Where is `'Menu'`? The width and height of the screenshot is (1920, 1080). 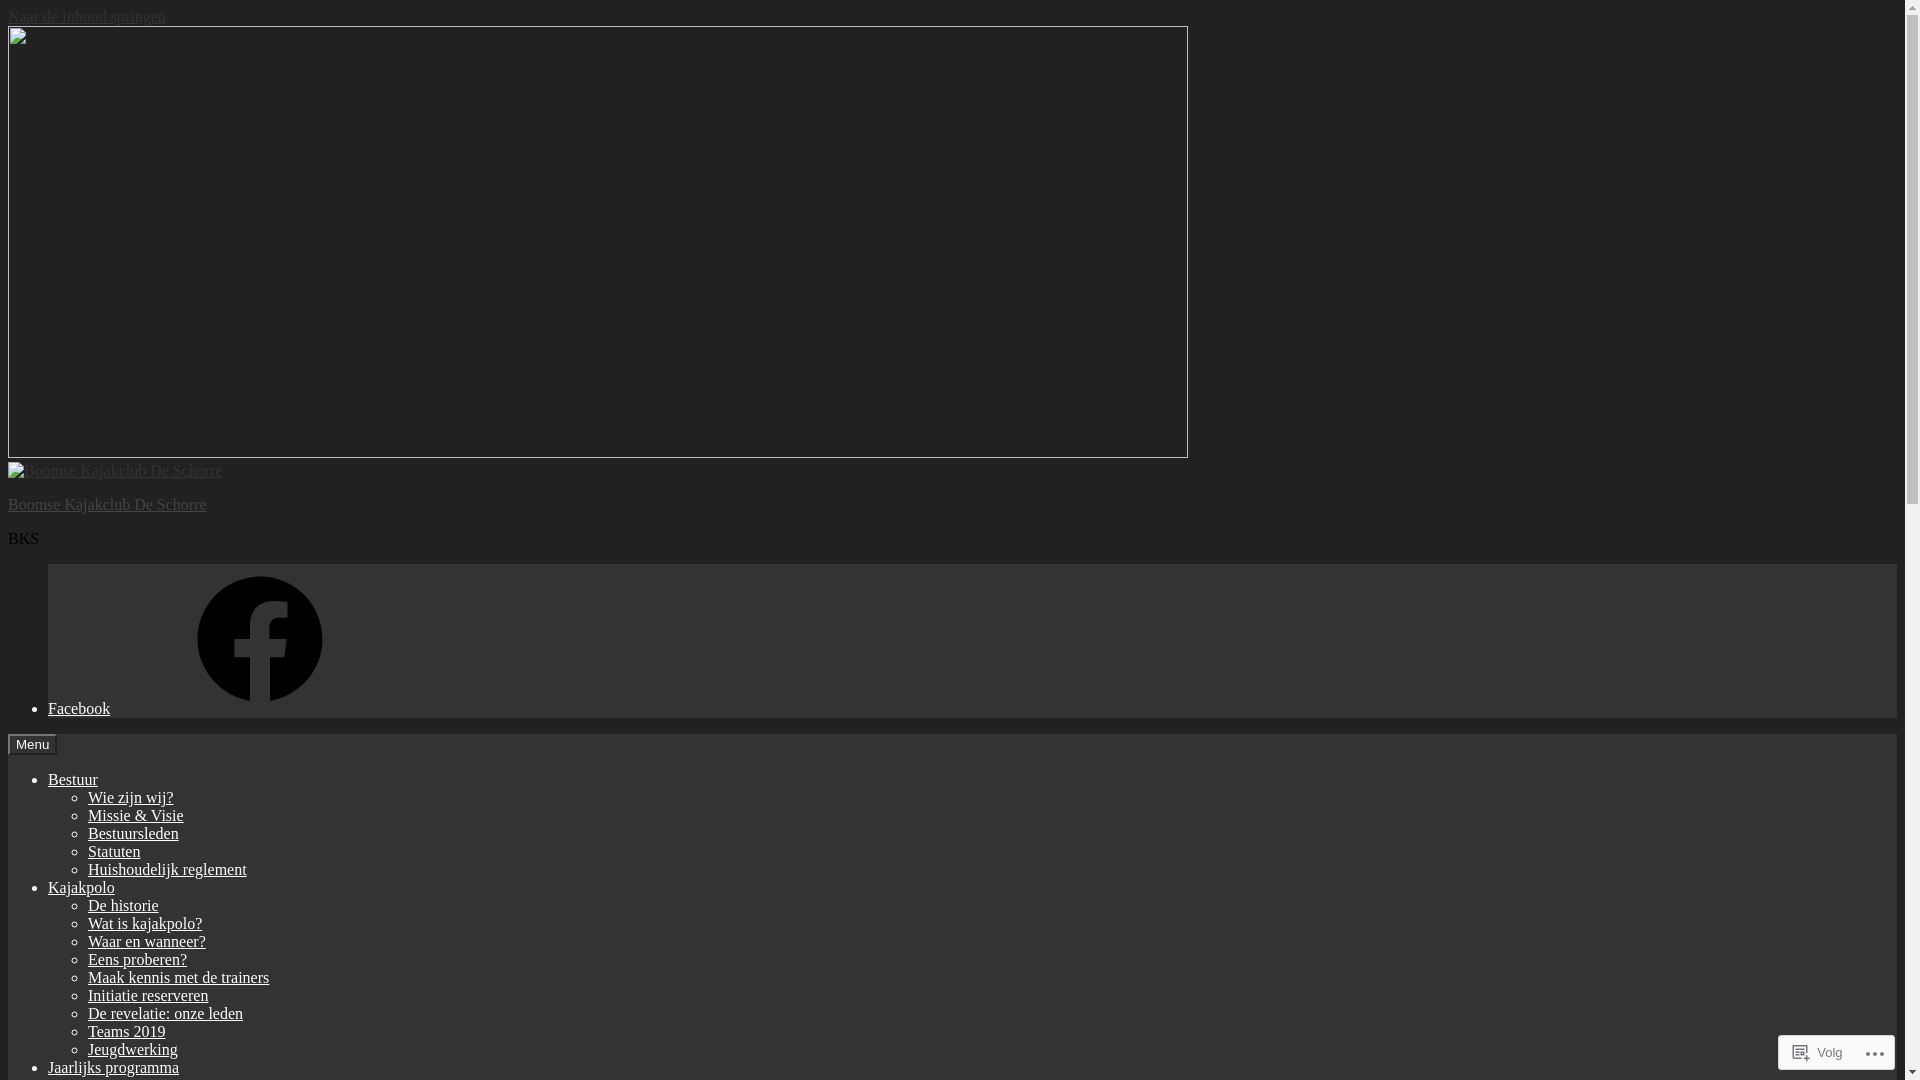 'Menu' is located at coordinates (32, 744).